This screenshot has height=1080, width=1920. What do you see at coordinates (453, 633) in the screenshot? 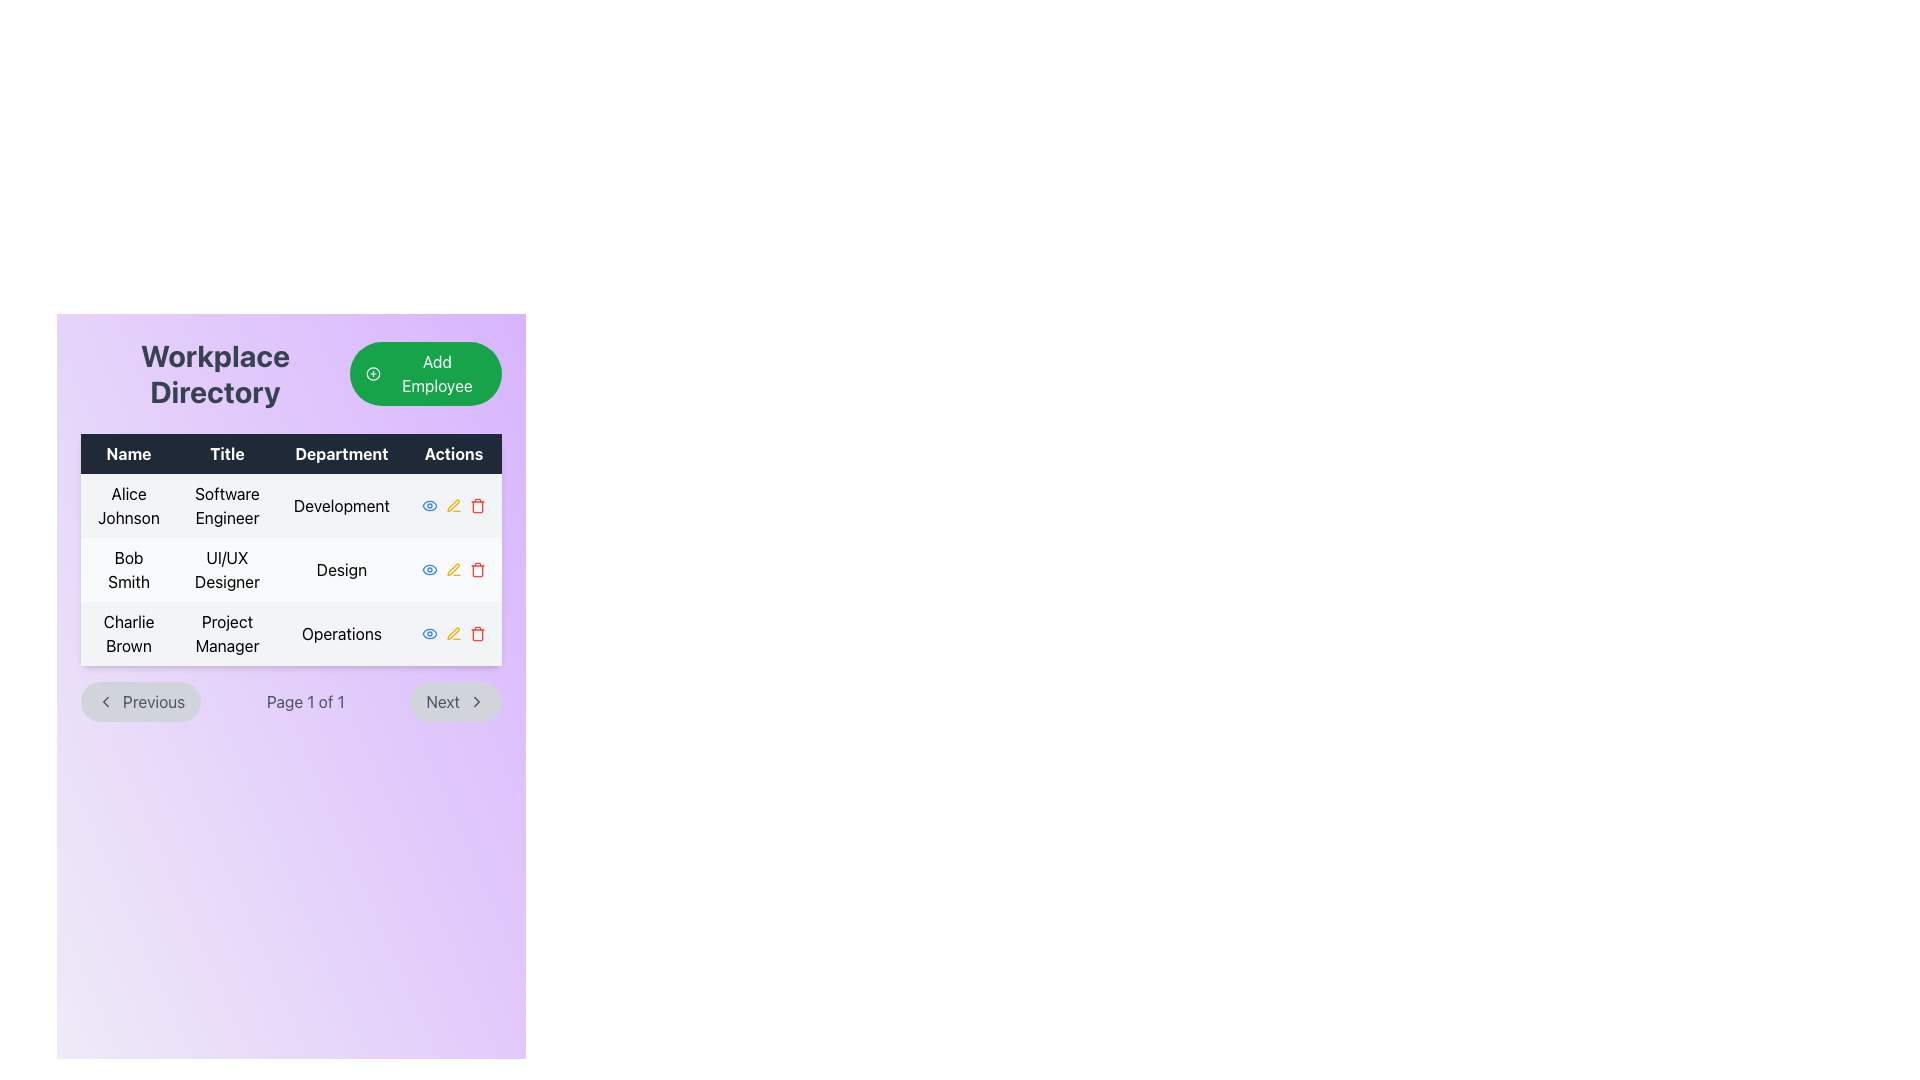
I see `the yellow button with a pencil icon located in the third row of the table under the 'Actions' column` at bounding box center [453, 633].